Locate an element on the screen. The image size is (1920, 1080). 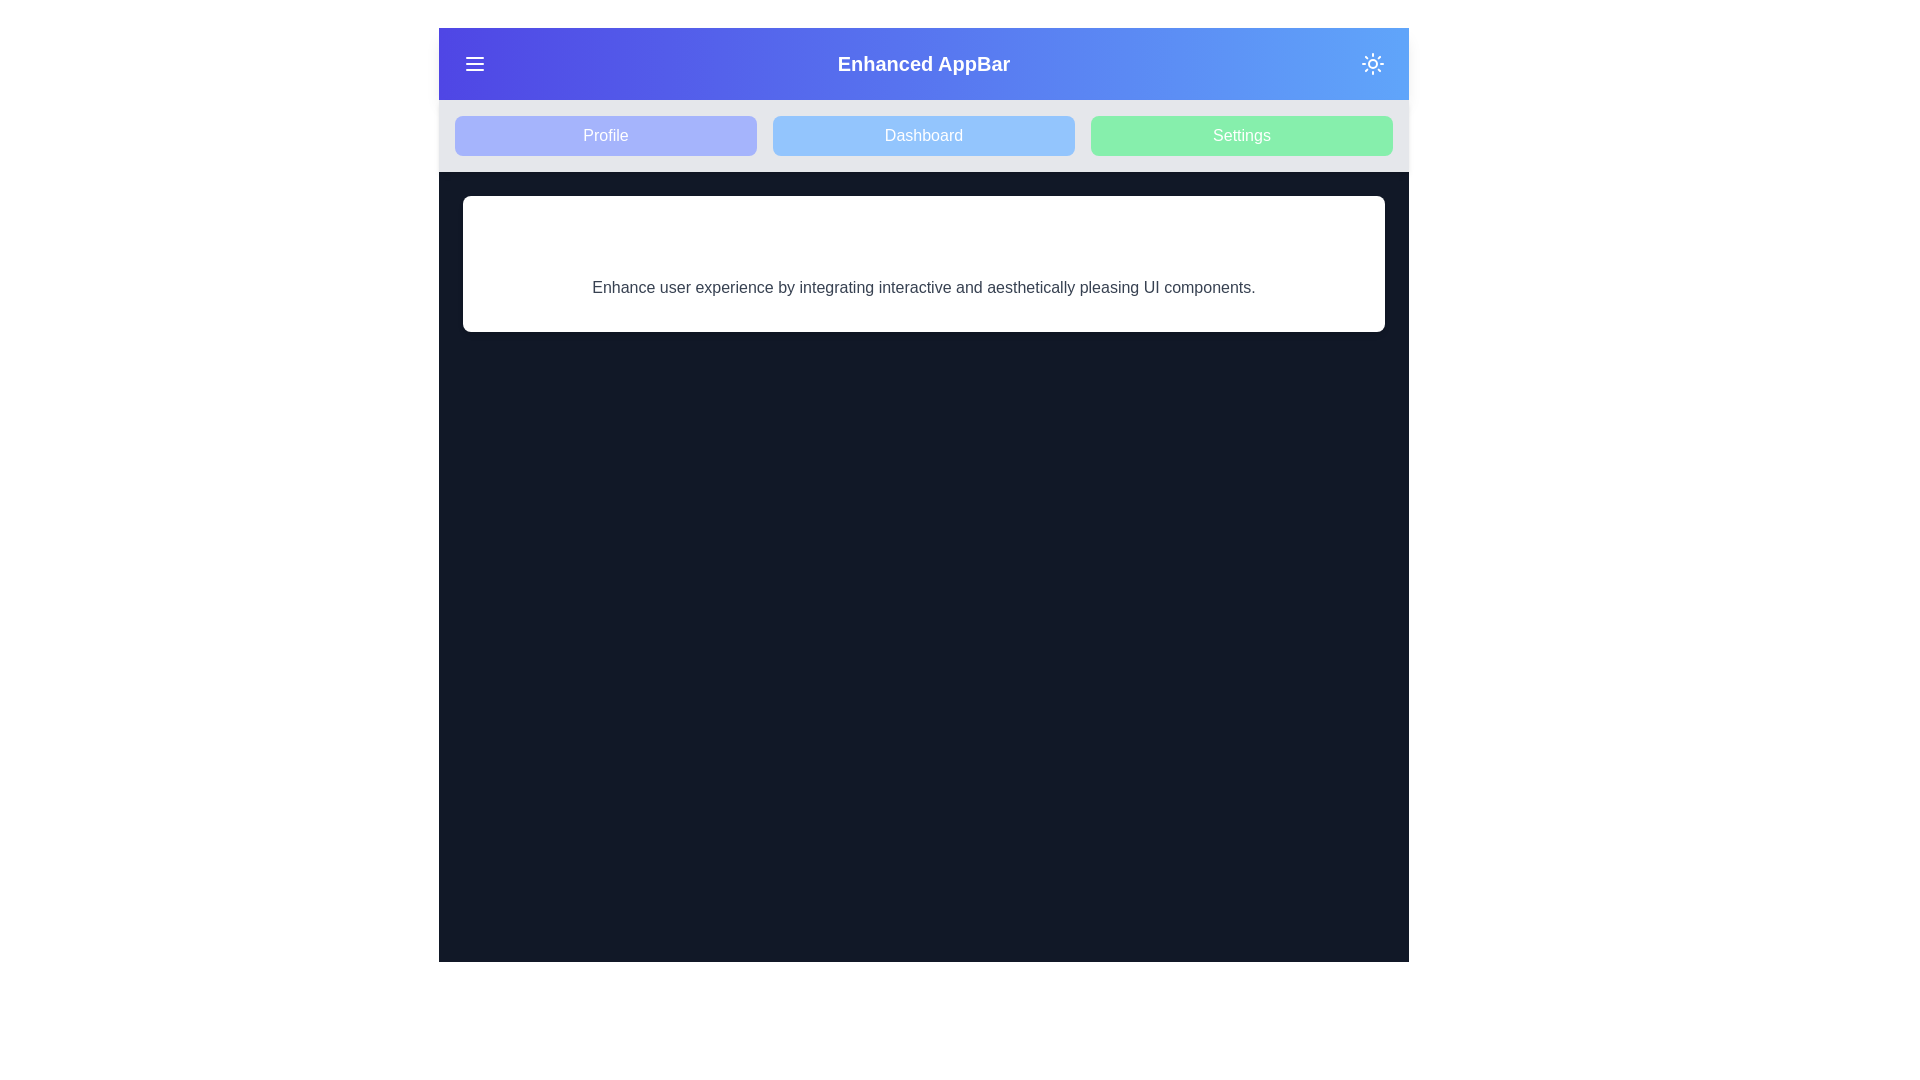
the navigation item Profile is located at coordinates (604, 135).